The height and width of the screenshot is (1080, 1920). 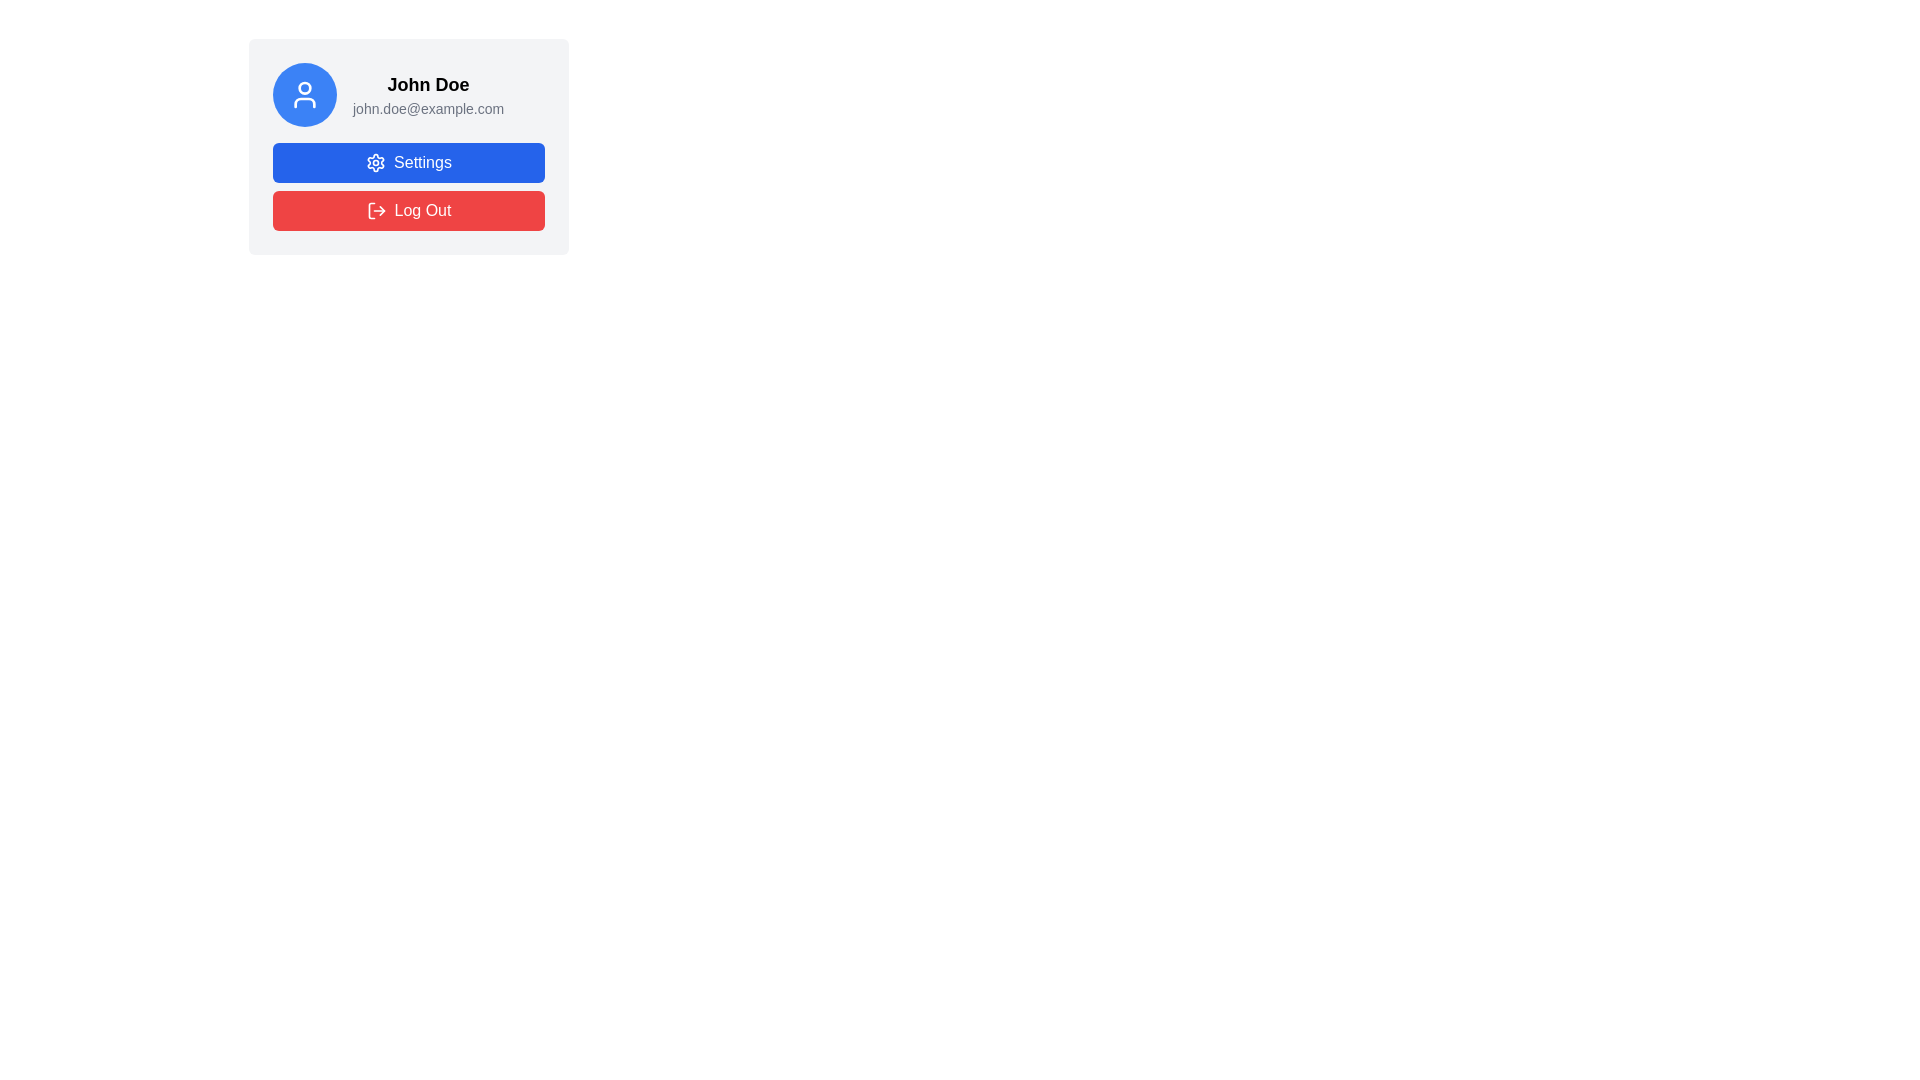 I want to click on the Text Block displaying the name 'John Doe' and the email 'john.doe@example.com' located in the upper central section of the user profile card, so click(x=427, y=95).